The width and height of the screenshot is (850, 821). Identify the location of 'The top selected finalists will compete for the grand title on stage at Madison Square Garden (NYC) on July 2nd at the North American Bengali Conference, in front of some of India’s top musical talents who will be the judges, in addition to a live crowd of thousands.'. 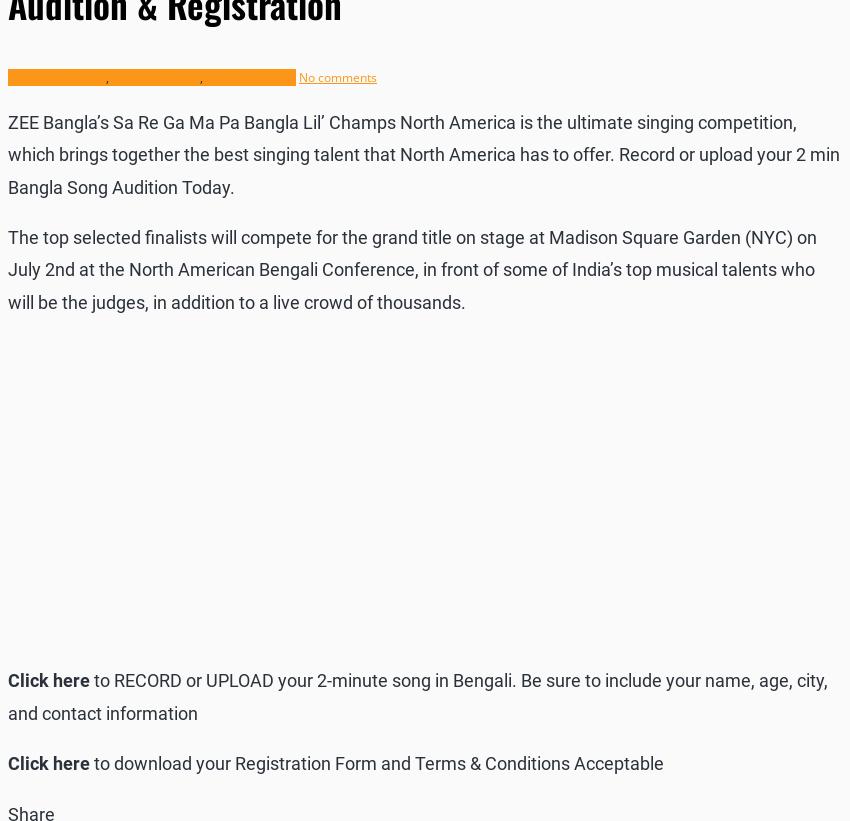
(412, 268).